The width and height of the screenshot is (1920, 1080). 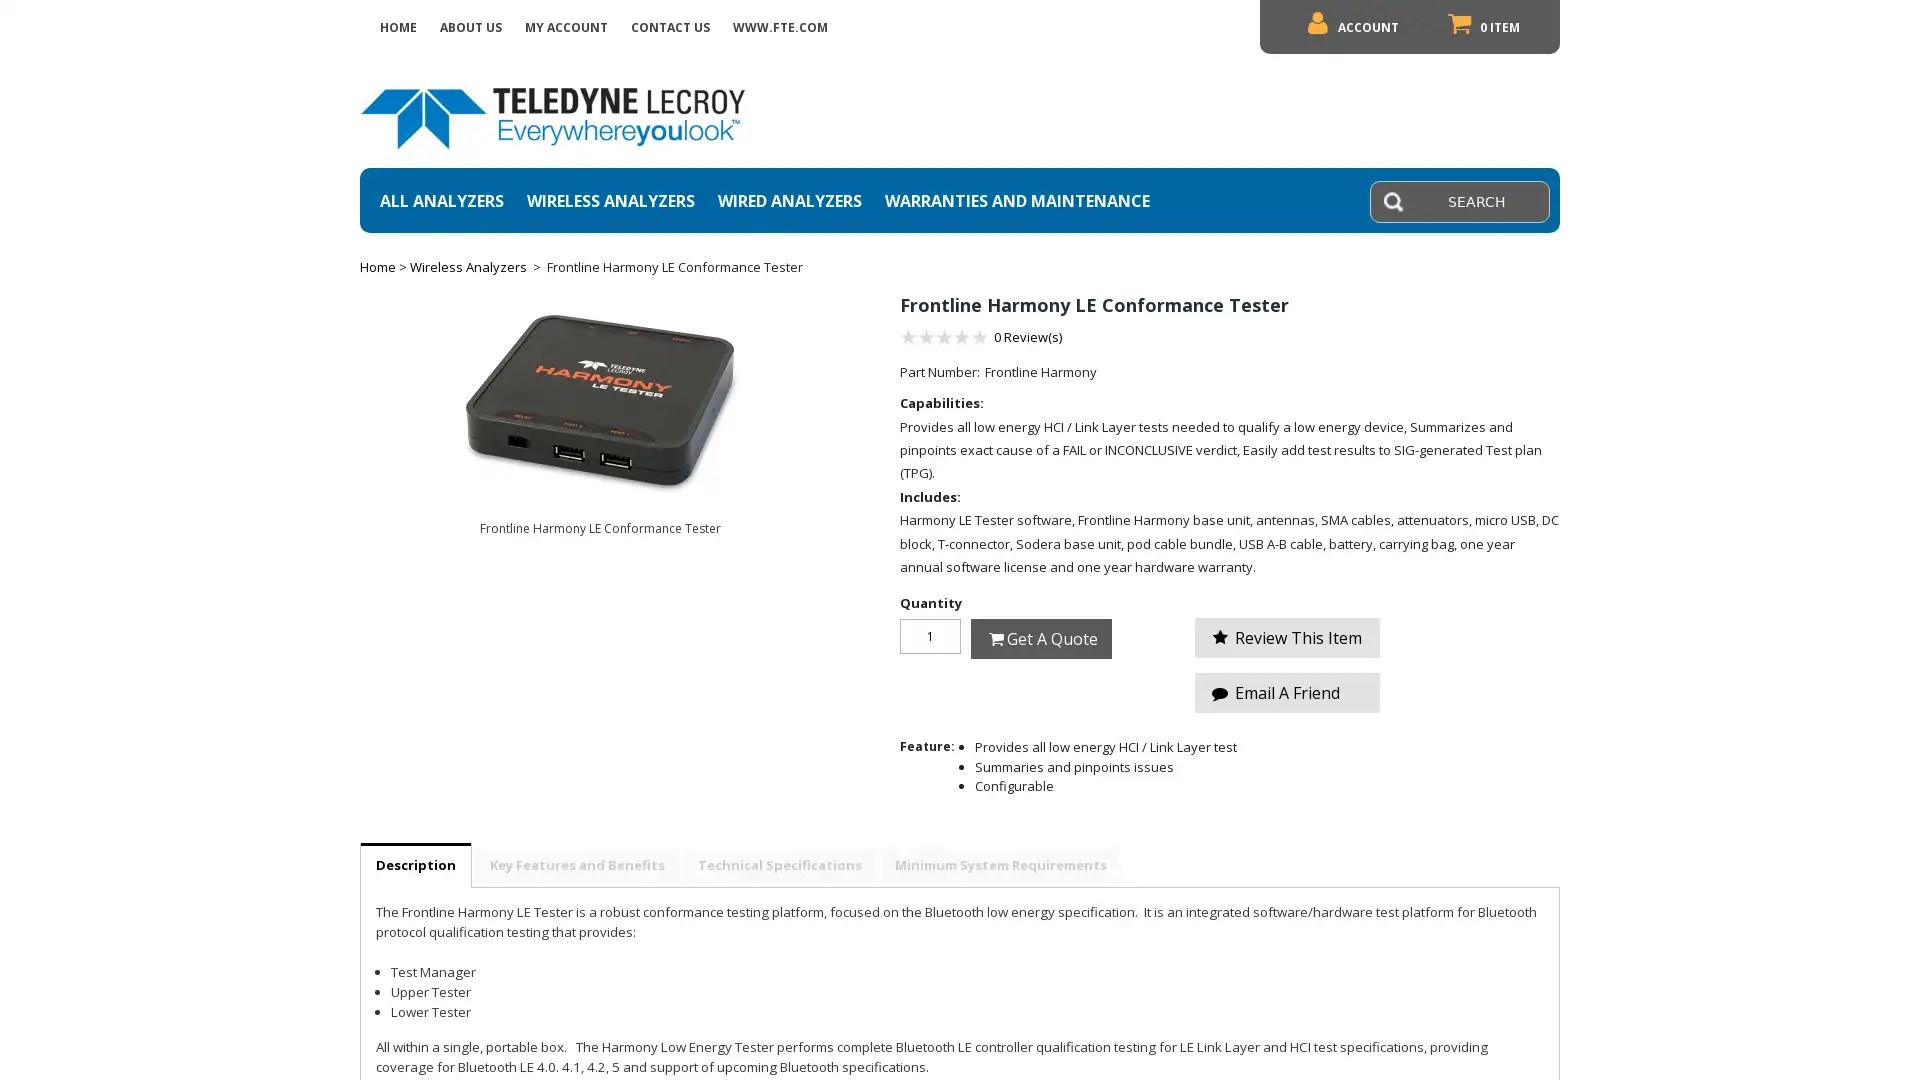 I want to click on Email A Friend, so click(x=1287, y=692).